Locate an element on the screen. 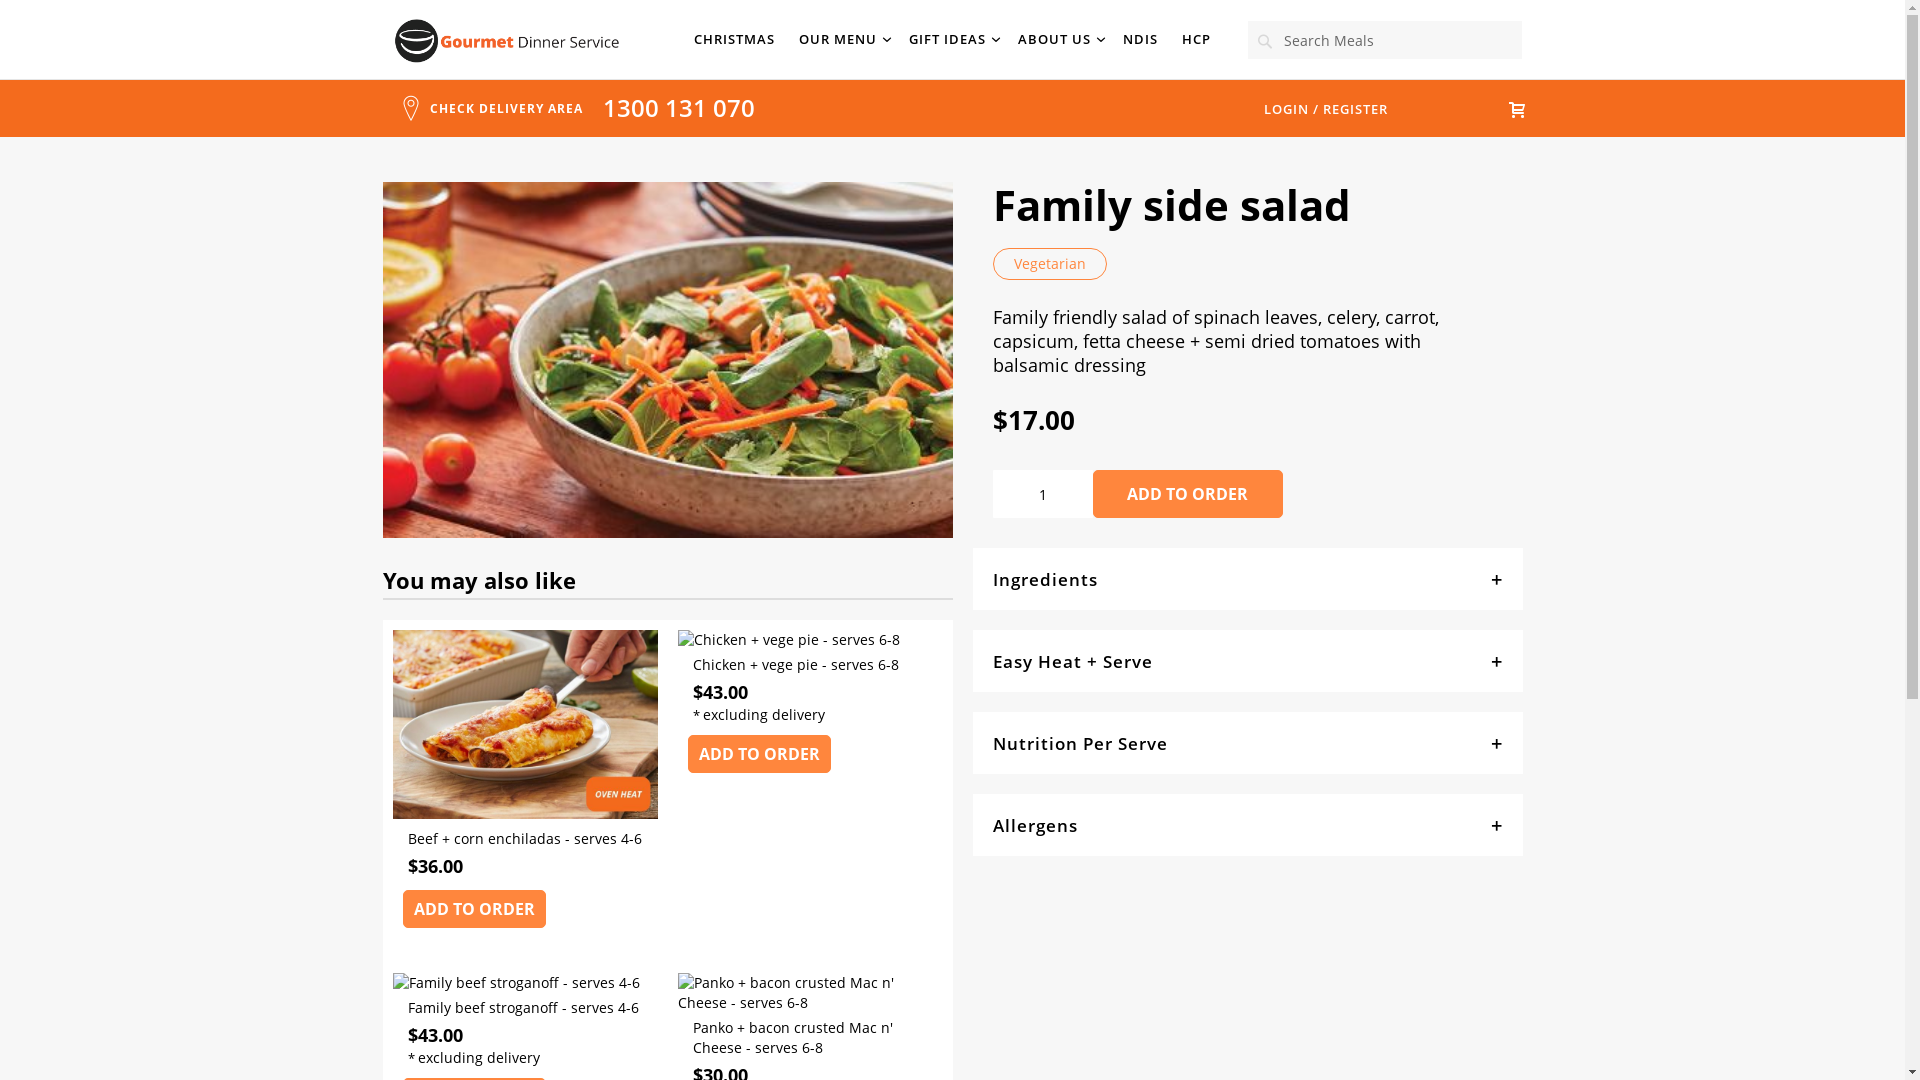 This screenshot has height=1080, width=1920. 'Gourmet Dinner Service' is located at coordinates (507, 41).